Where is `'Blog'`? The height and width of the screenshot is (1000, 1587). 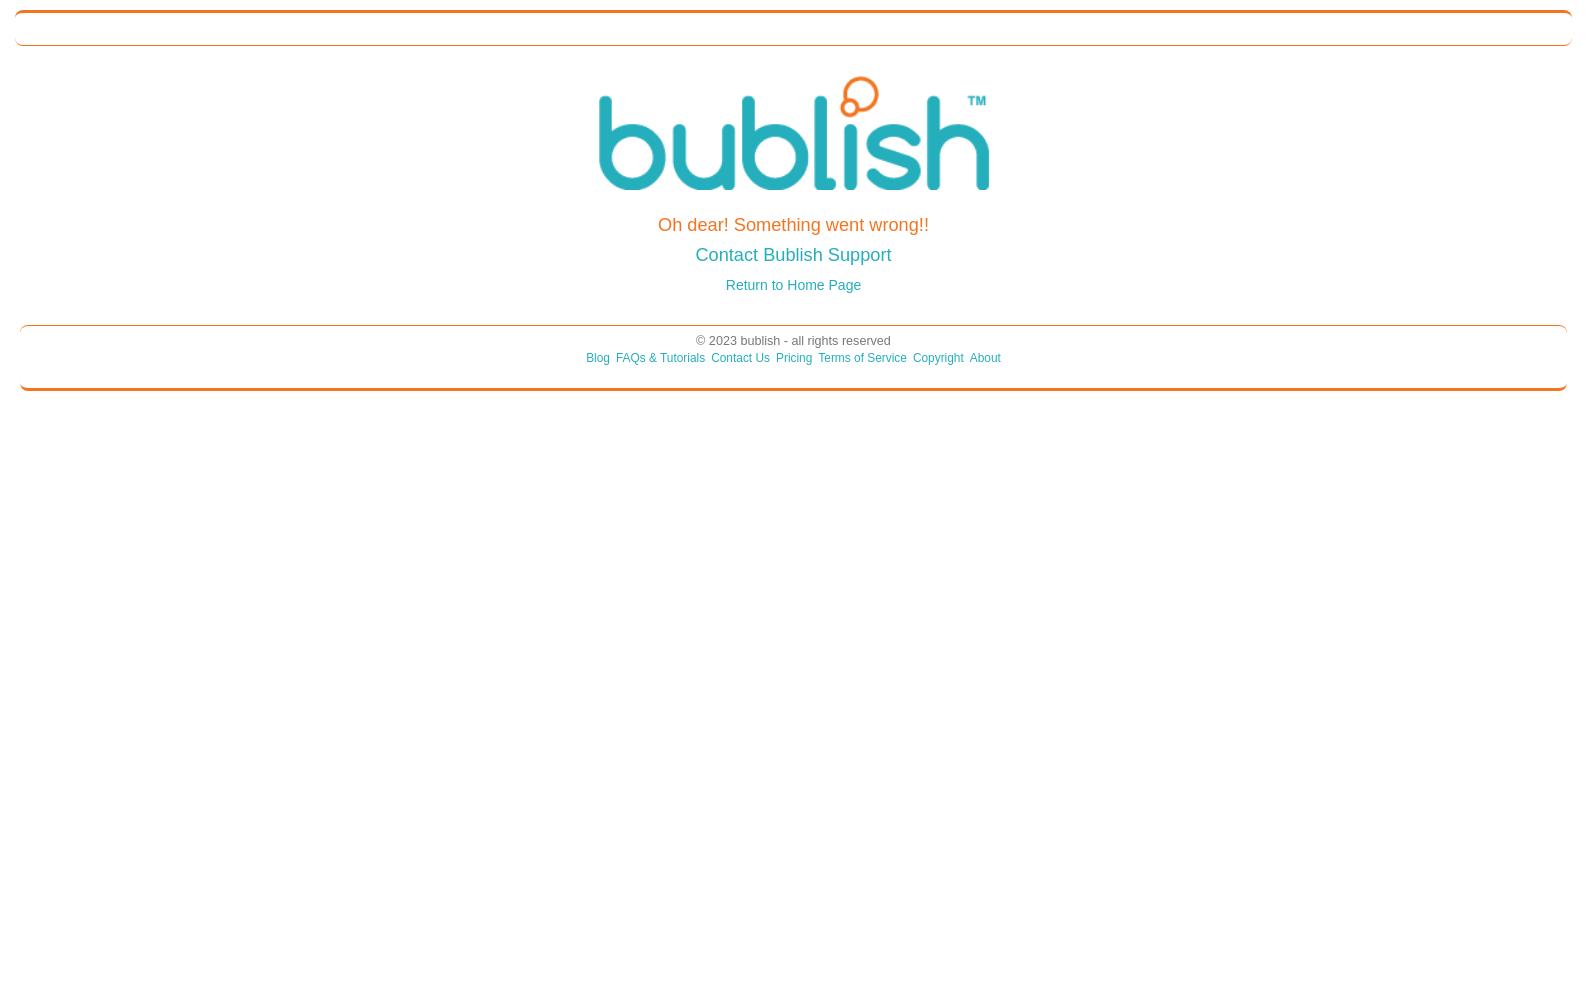 'Blog' is located at coordinates (597, 357).